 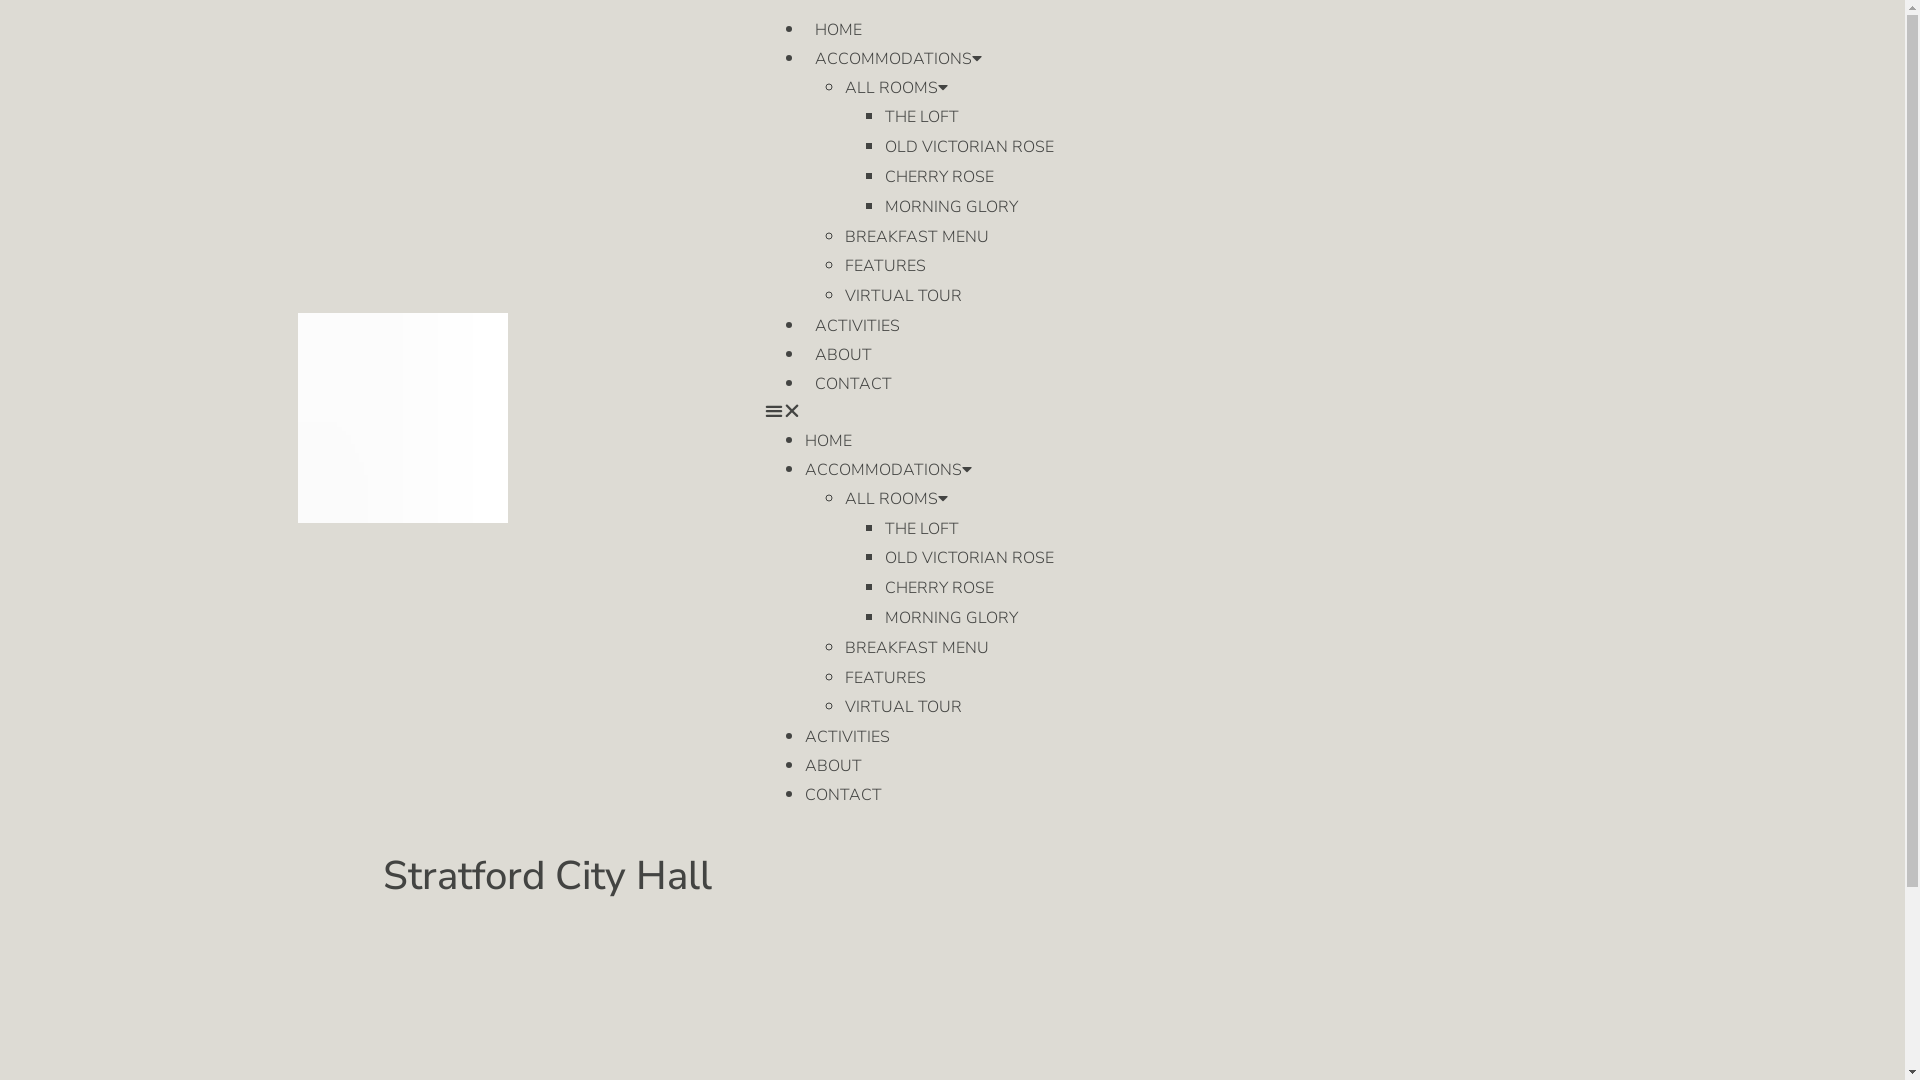 What do you see at coordinates (895, 497) in the screenshot?
I see `'ALL ROOMS'` at bounding box center [895, 497].